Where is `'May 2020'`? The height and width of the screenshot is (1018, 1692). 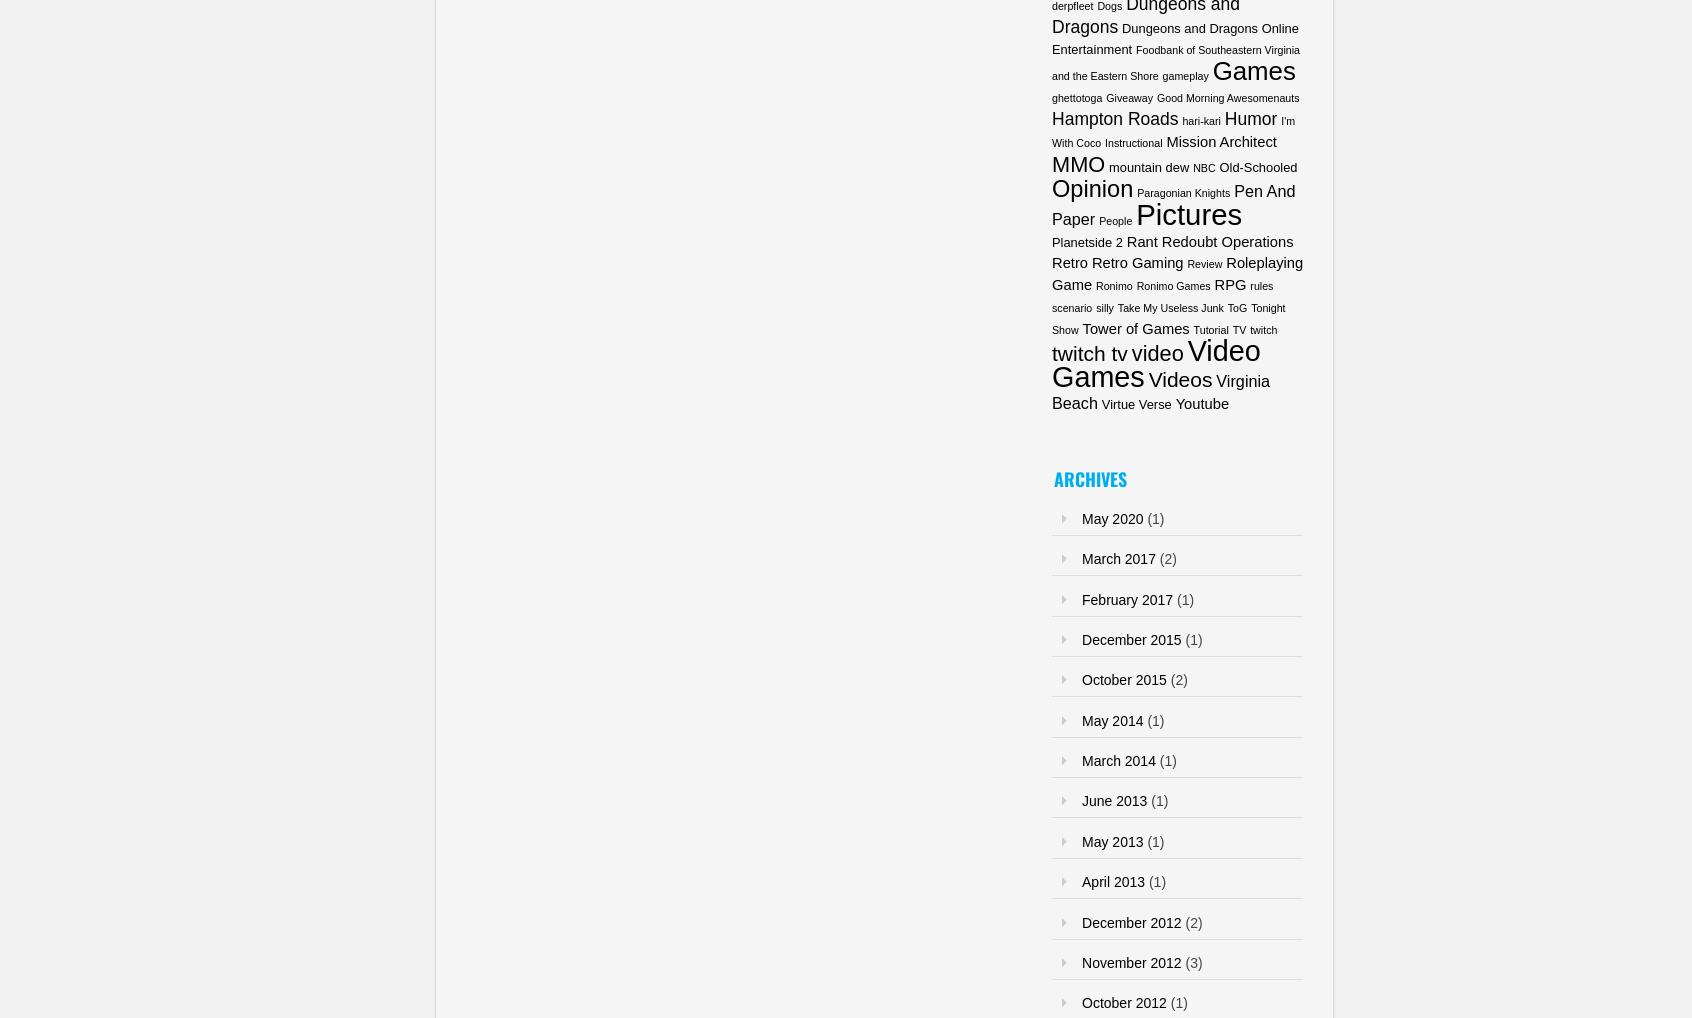 'May 2020' is located at coordinates (1082, 516).